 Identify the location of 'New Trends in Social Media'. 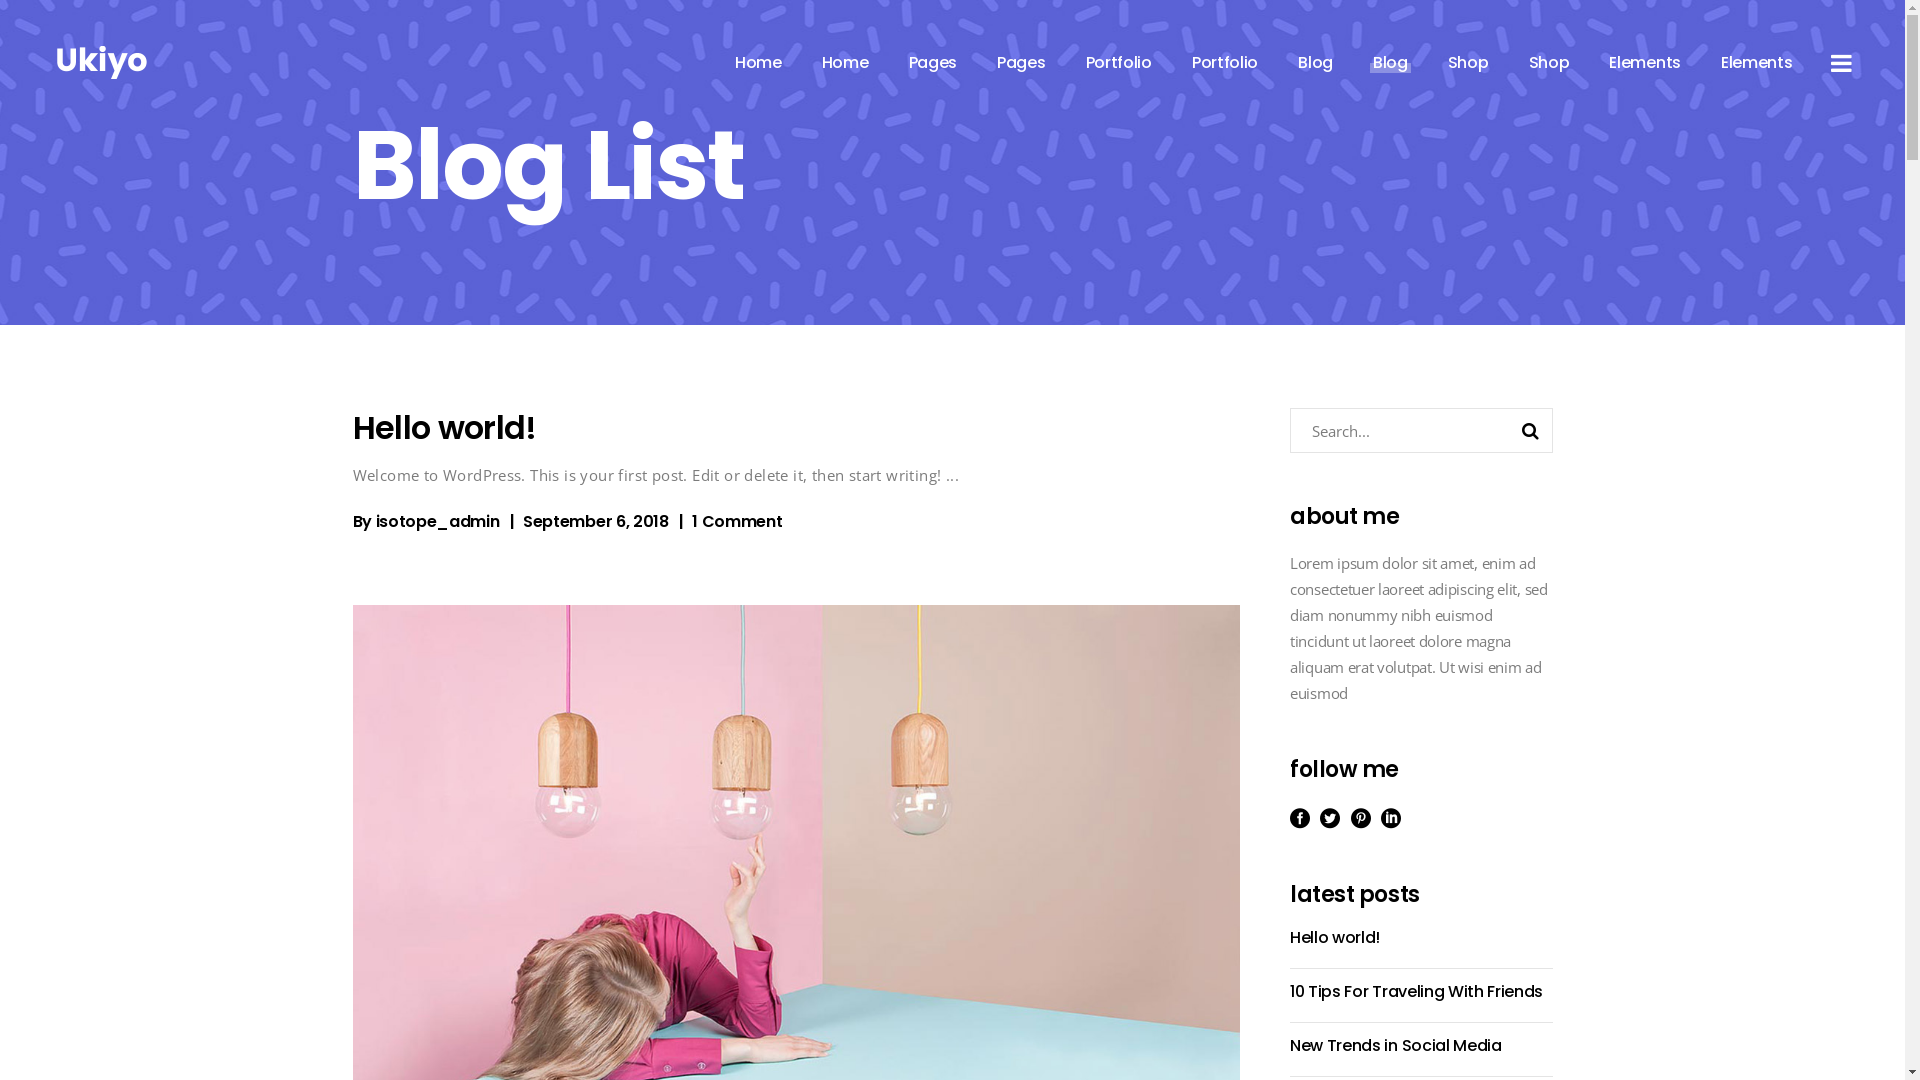
(1395, 1044).